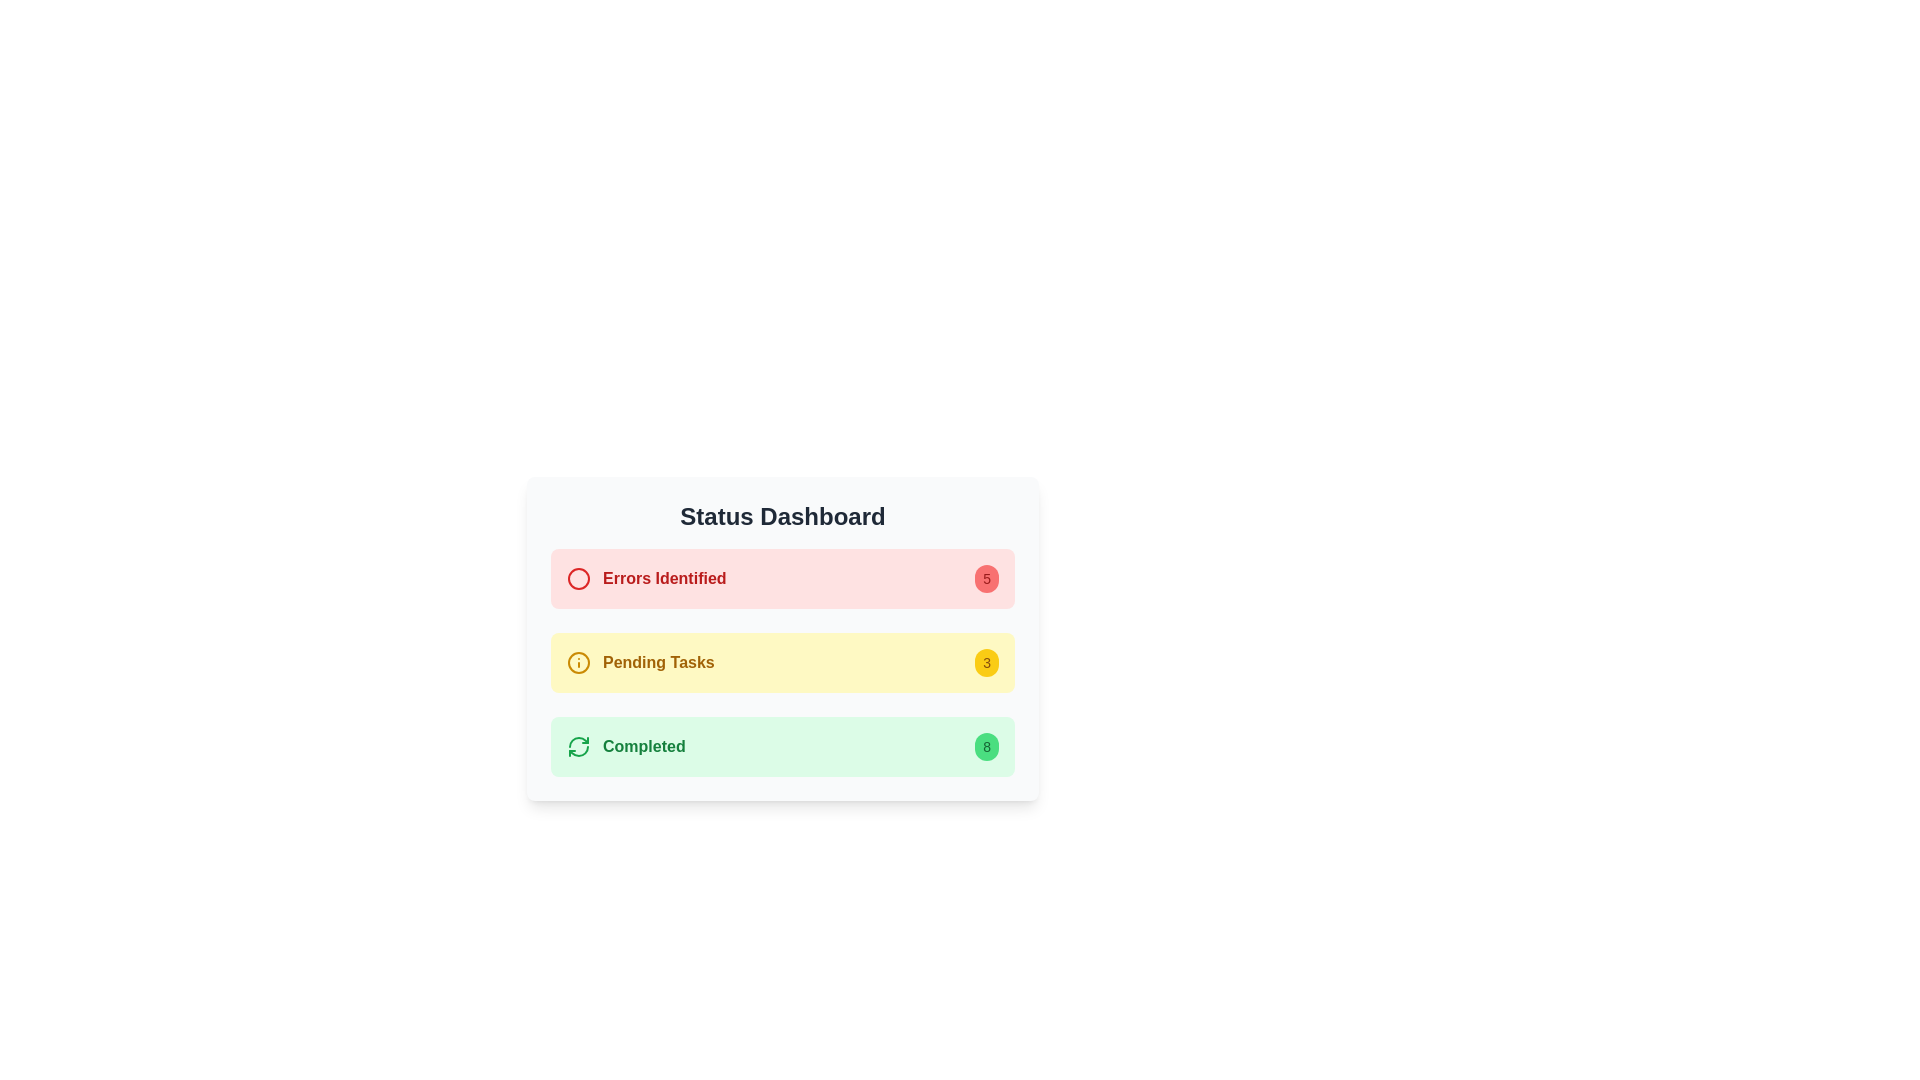  What do you see at coordinates (664, 578) in the screenshot?
I see `the 'Errors Identified' text label` at bounding box center [664, 578].